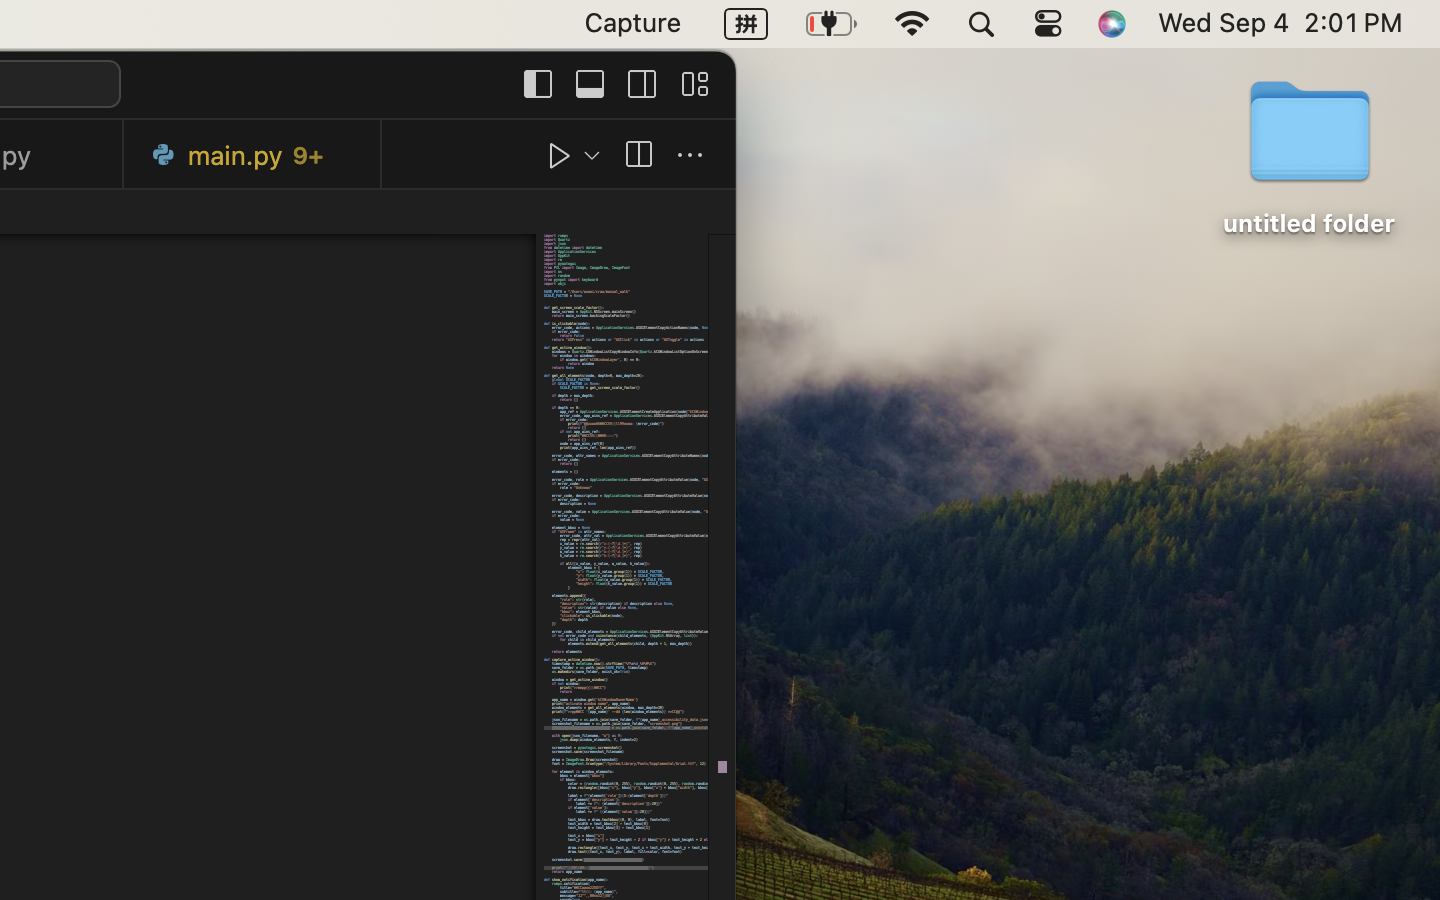 The image size is (1440, 900). What do you see at coordinates (589, 82) in the screenshot?
I see `''` at bounding box center [589, 82].